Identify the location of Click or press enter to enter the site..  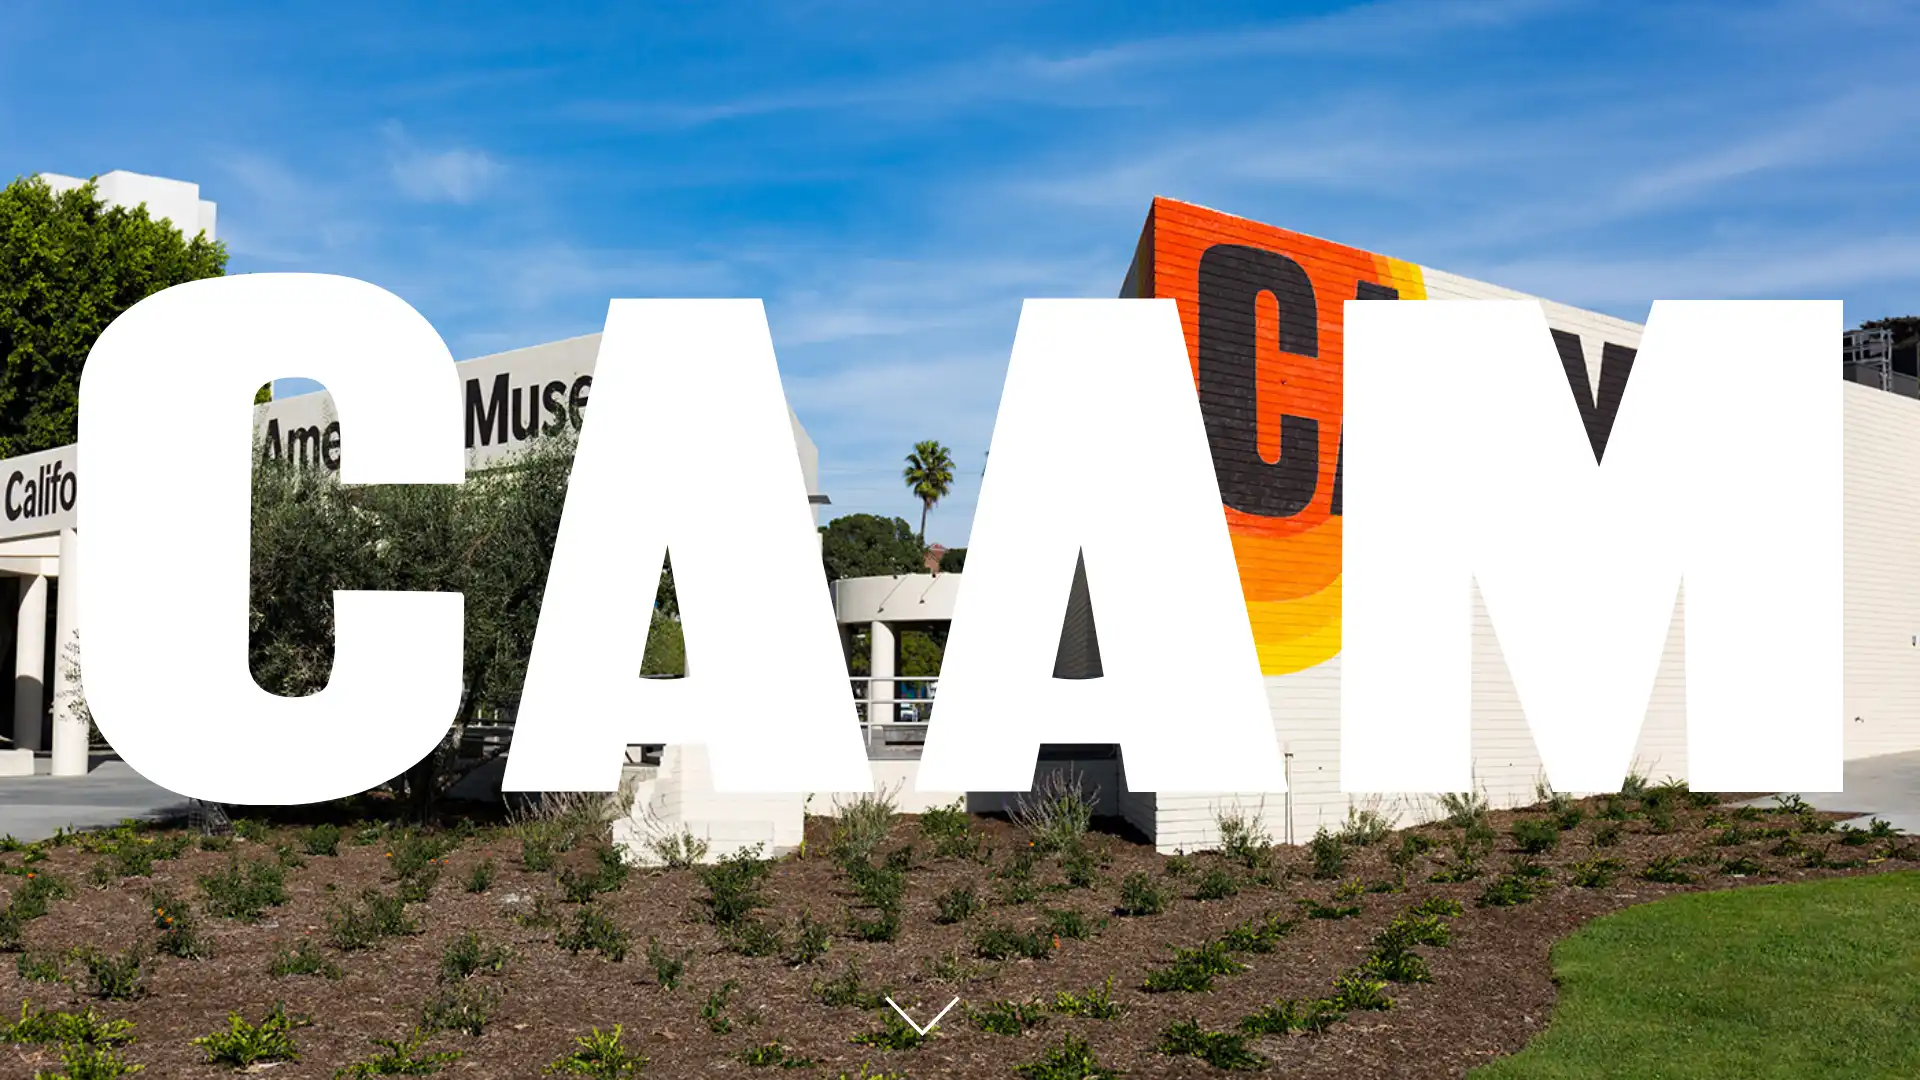
(920, 1016).